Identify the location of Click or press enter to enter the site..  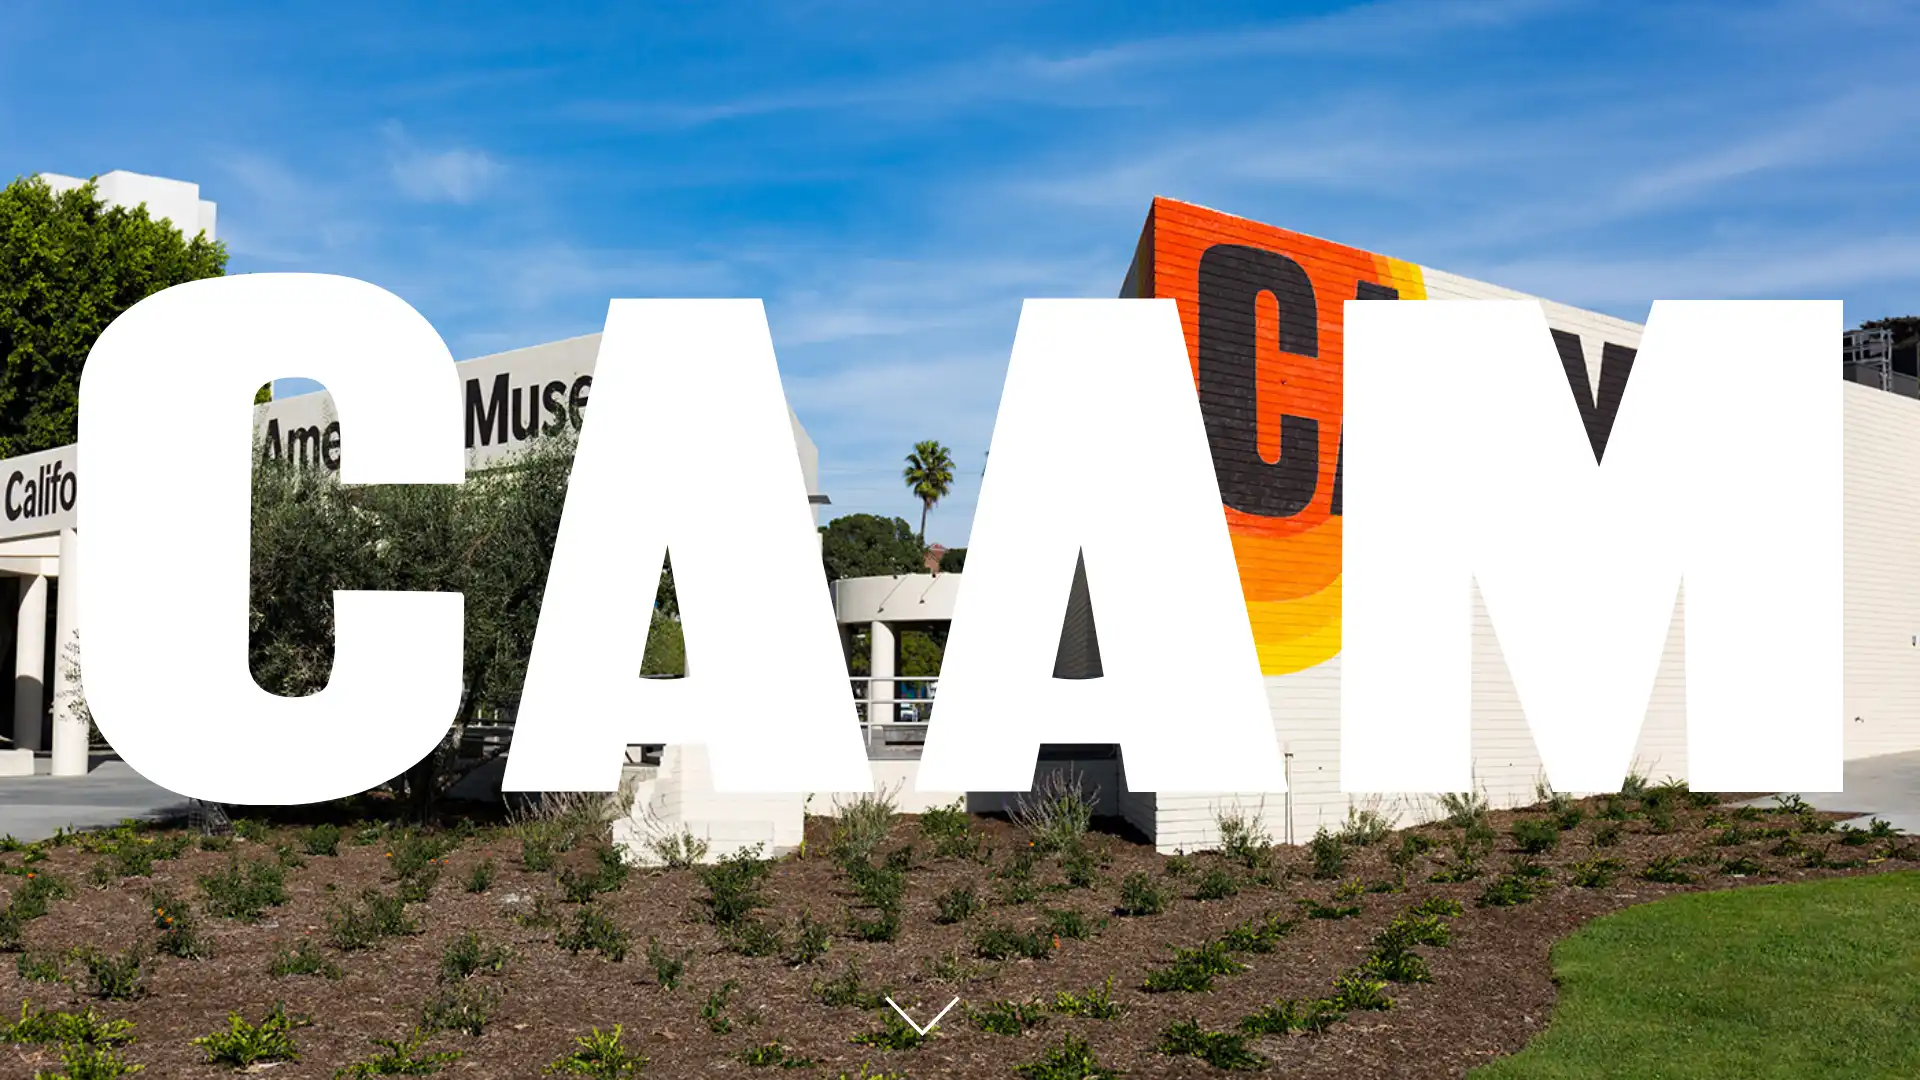
(920, 1016).